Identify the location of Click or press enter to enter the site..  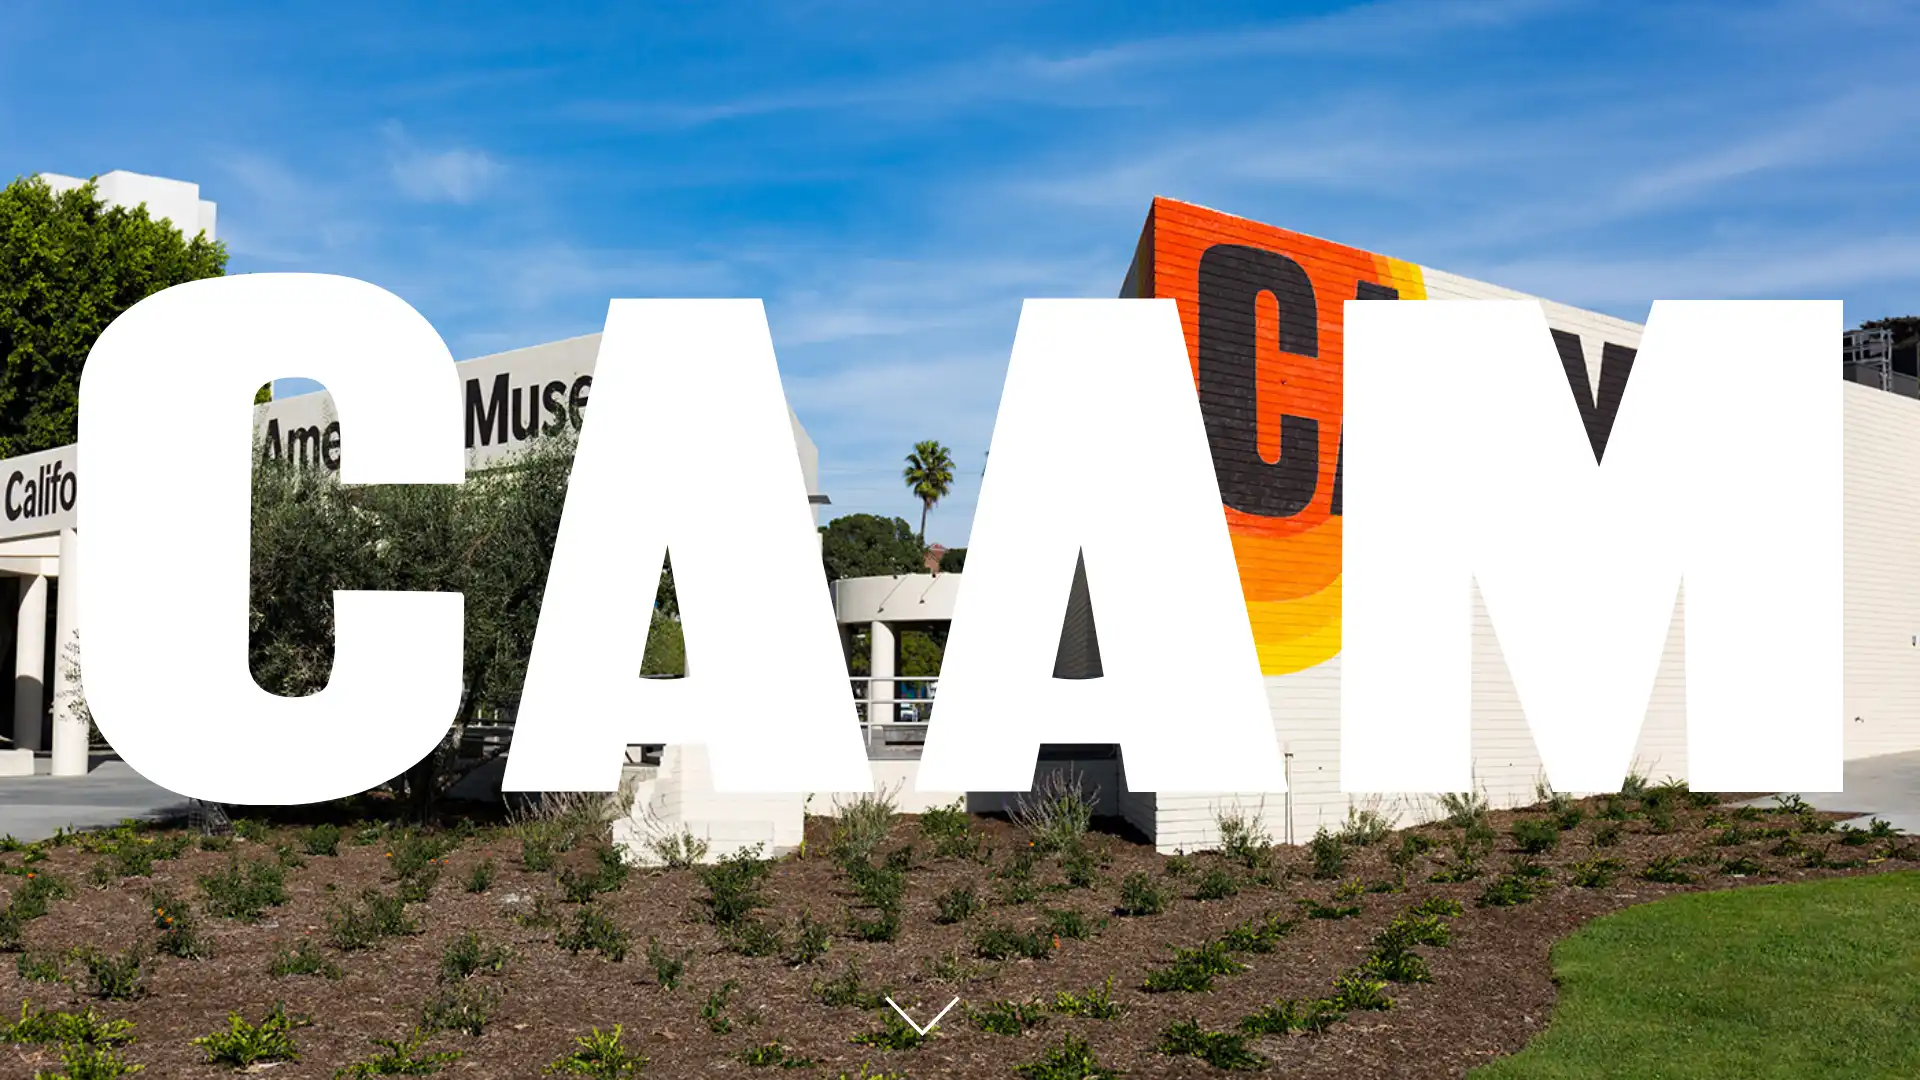
(920, 1016).